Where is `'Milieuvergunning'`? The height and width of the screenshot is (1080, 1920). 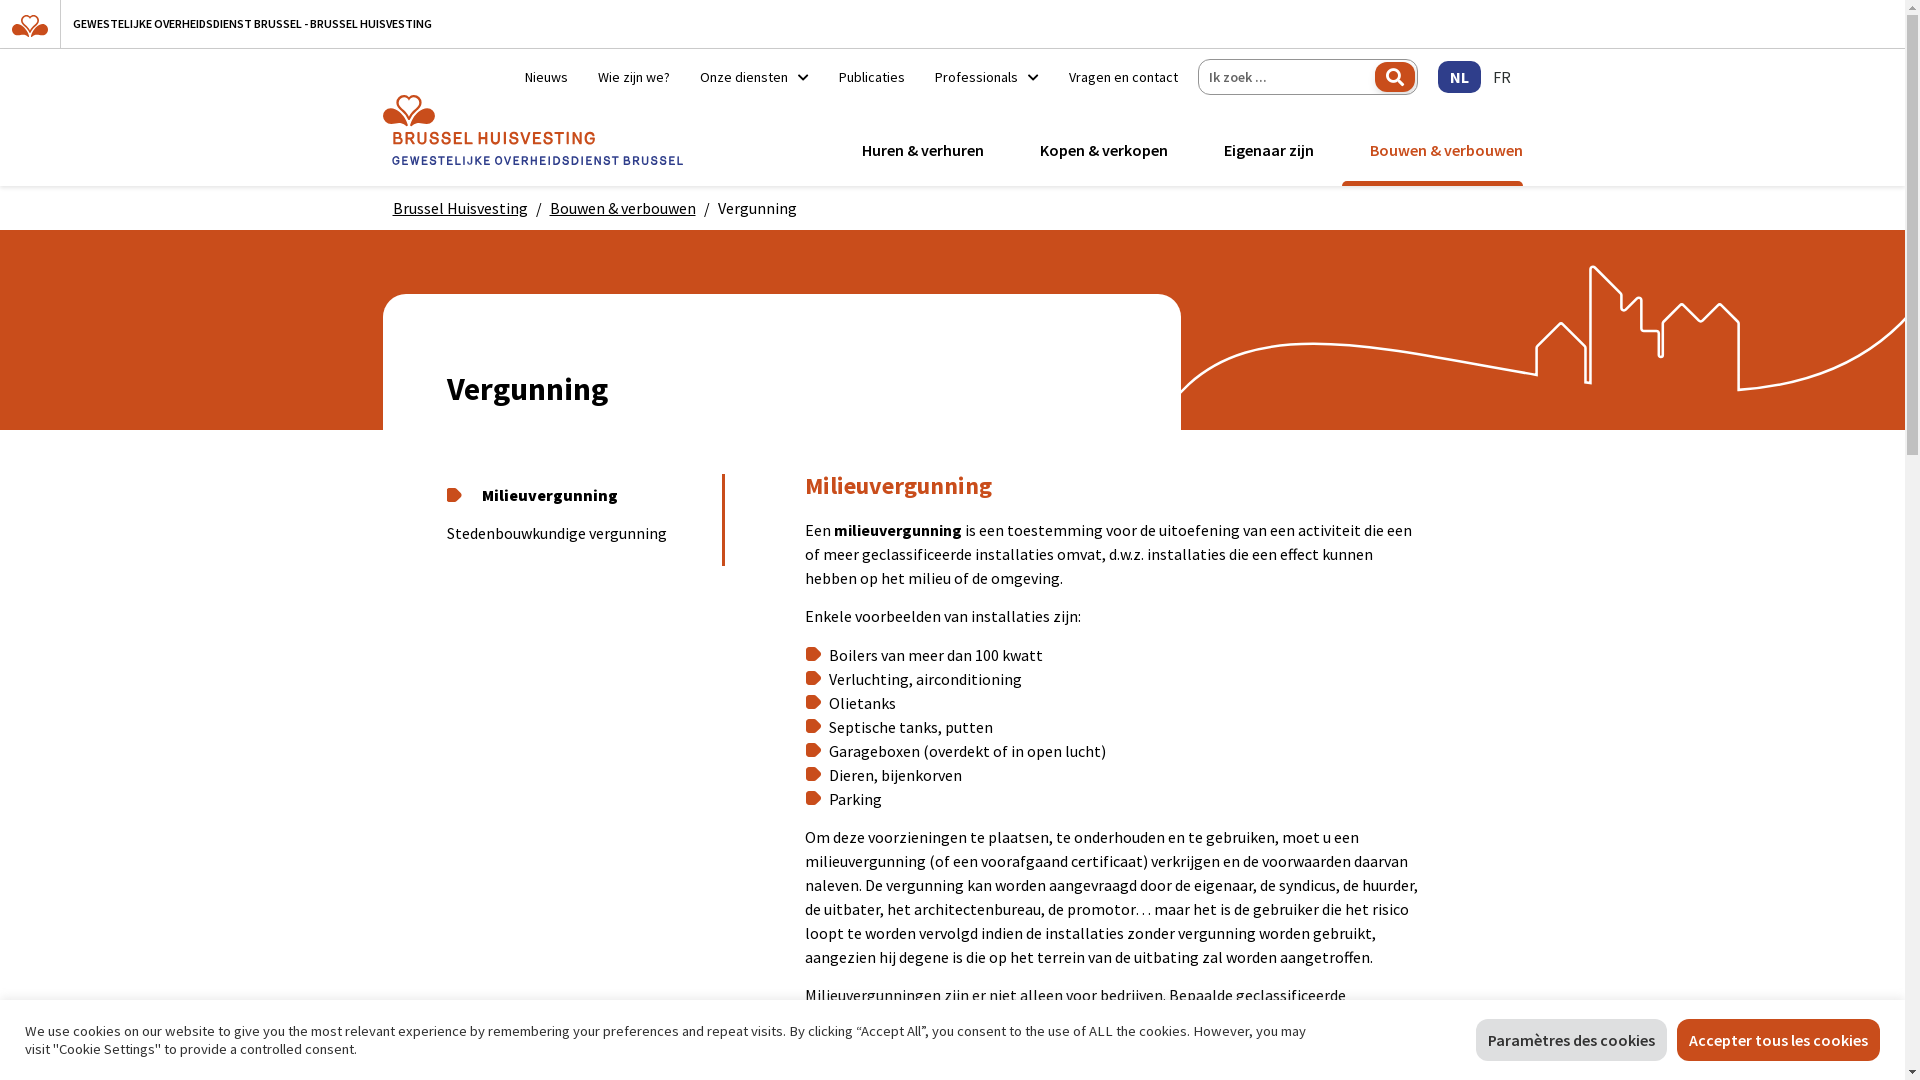 'Milieuvergunning' is located at coordinates (574, 495).